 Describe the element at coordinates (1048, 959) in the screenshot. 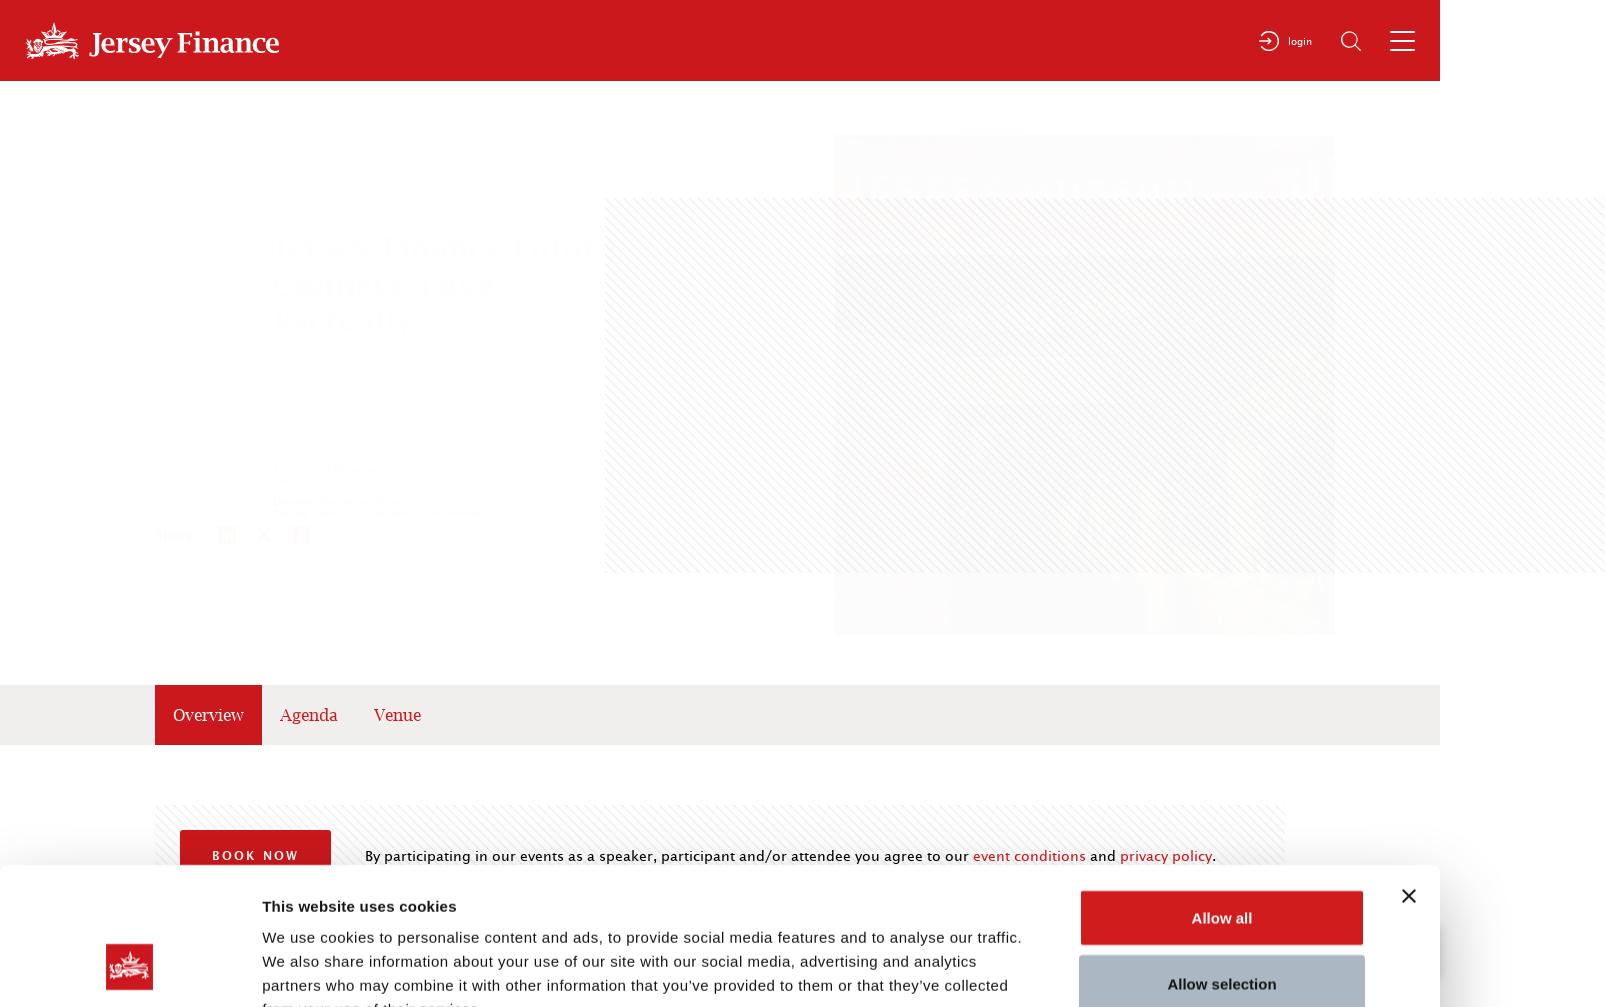

I see `'Show details'` at that location.